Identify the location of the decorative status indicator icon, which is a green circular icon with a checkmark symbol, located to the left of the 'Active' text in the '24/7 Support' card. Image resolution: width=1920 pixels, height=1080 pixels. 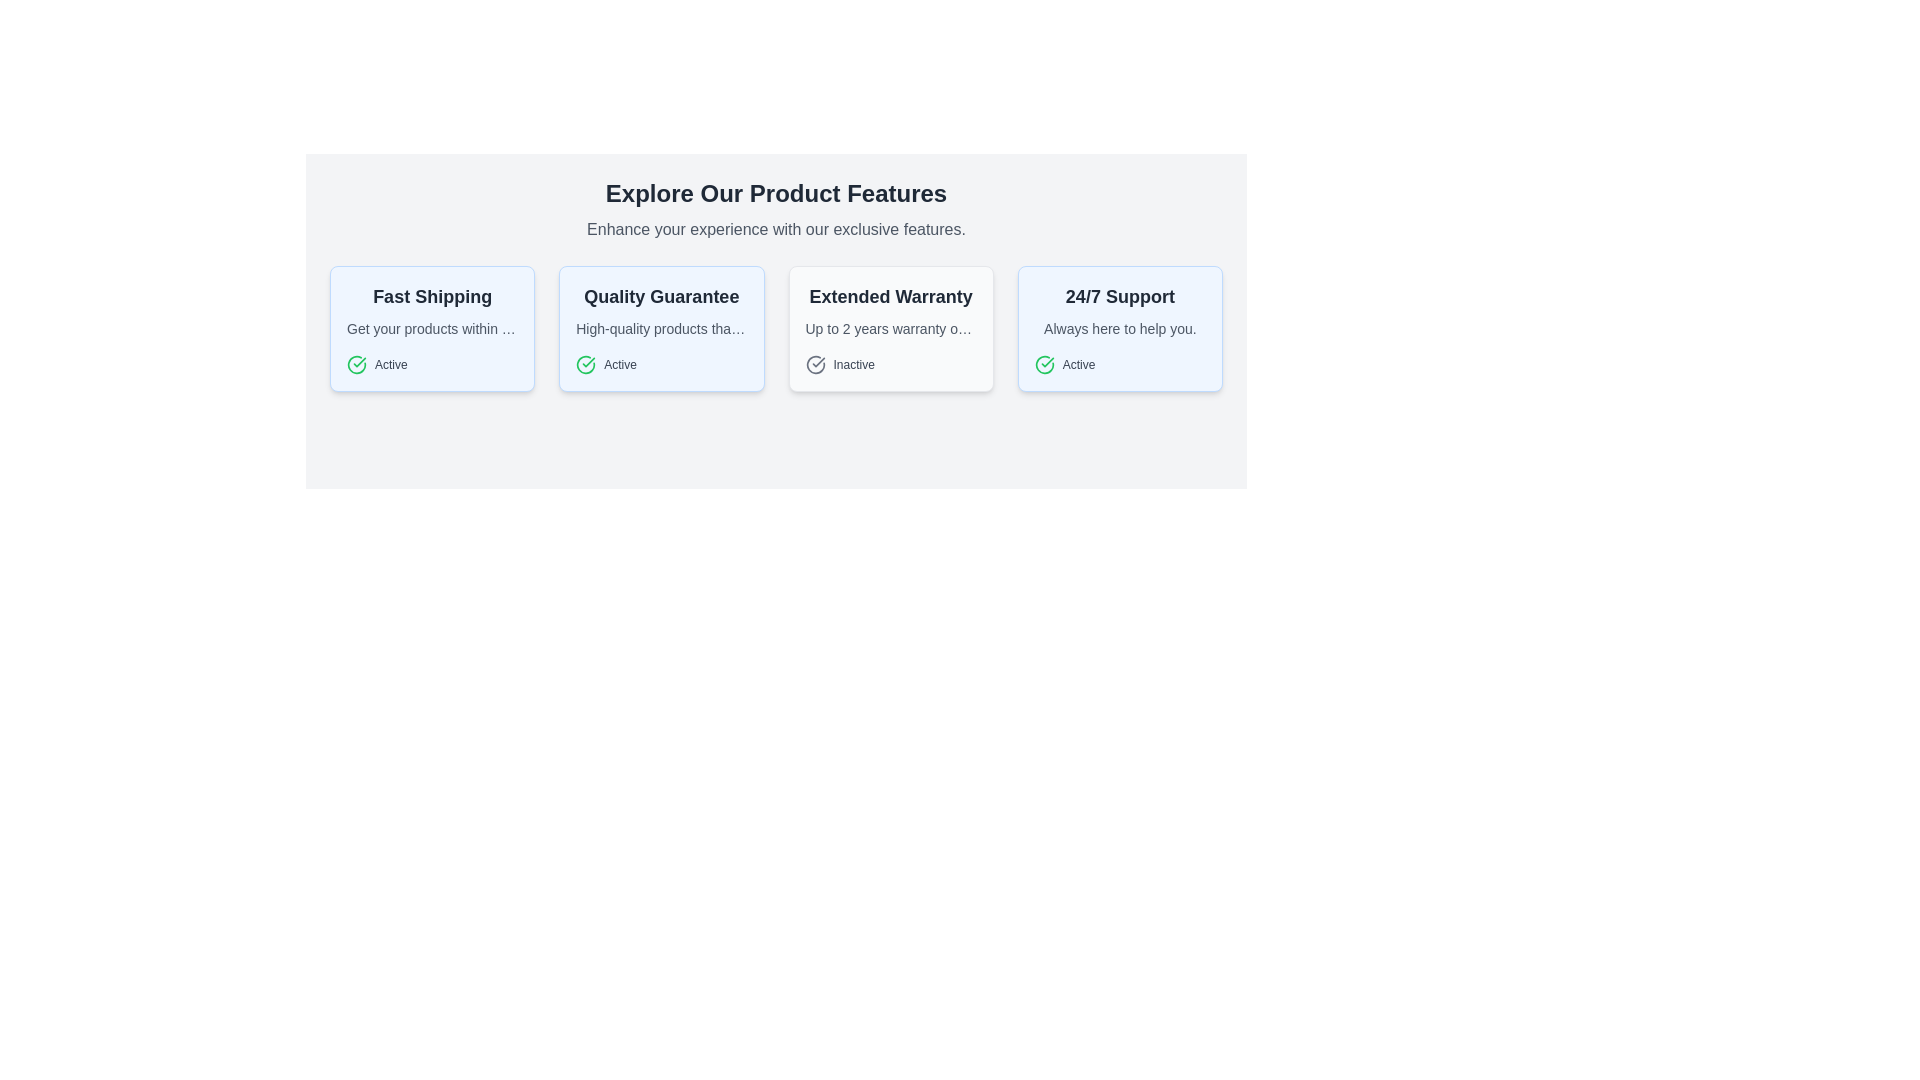
(1043, 365).